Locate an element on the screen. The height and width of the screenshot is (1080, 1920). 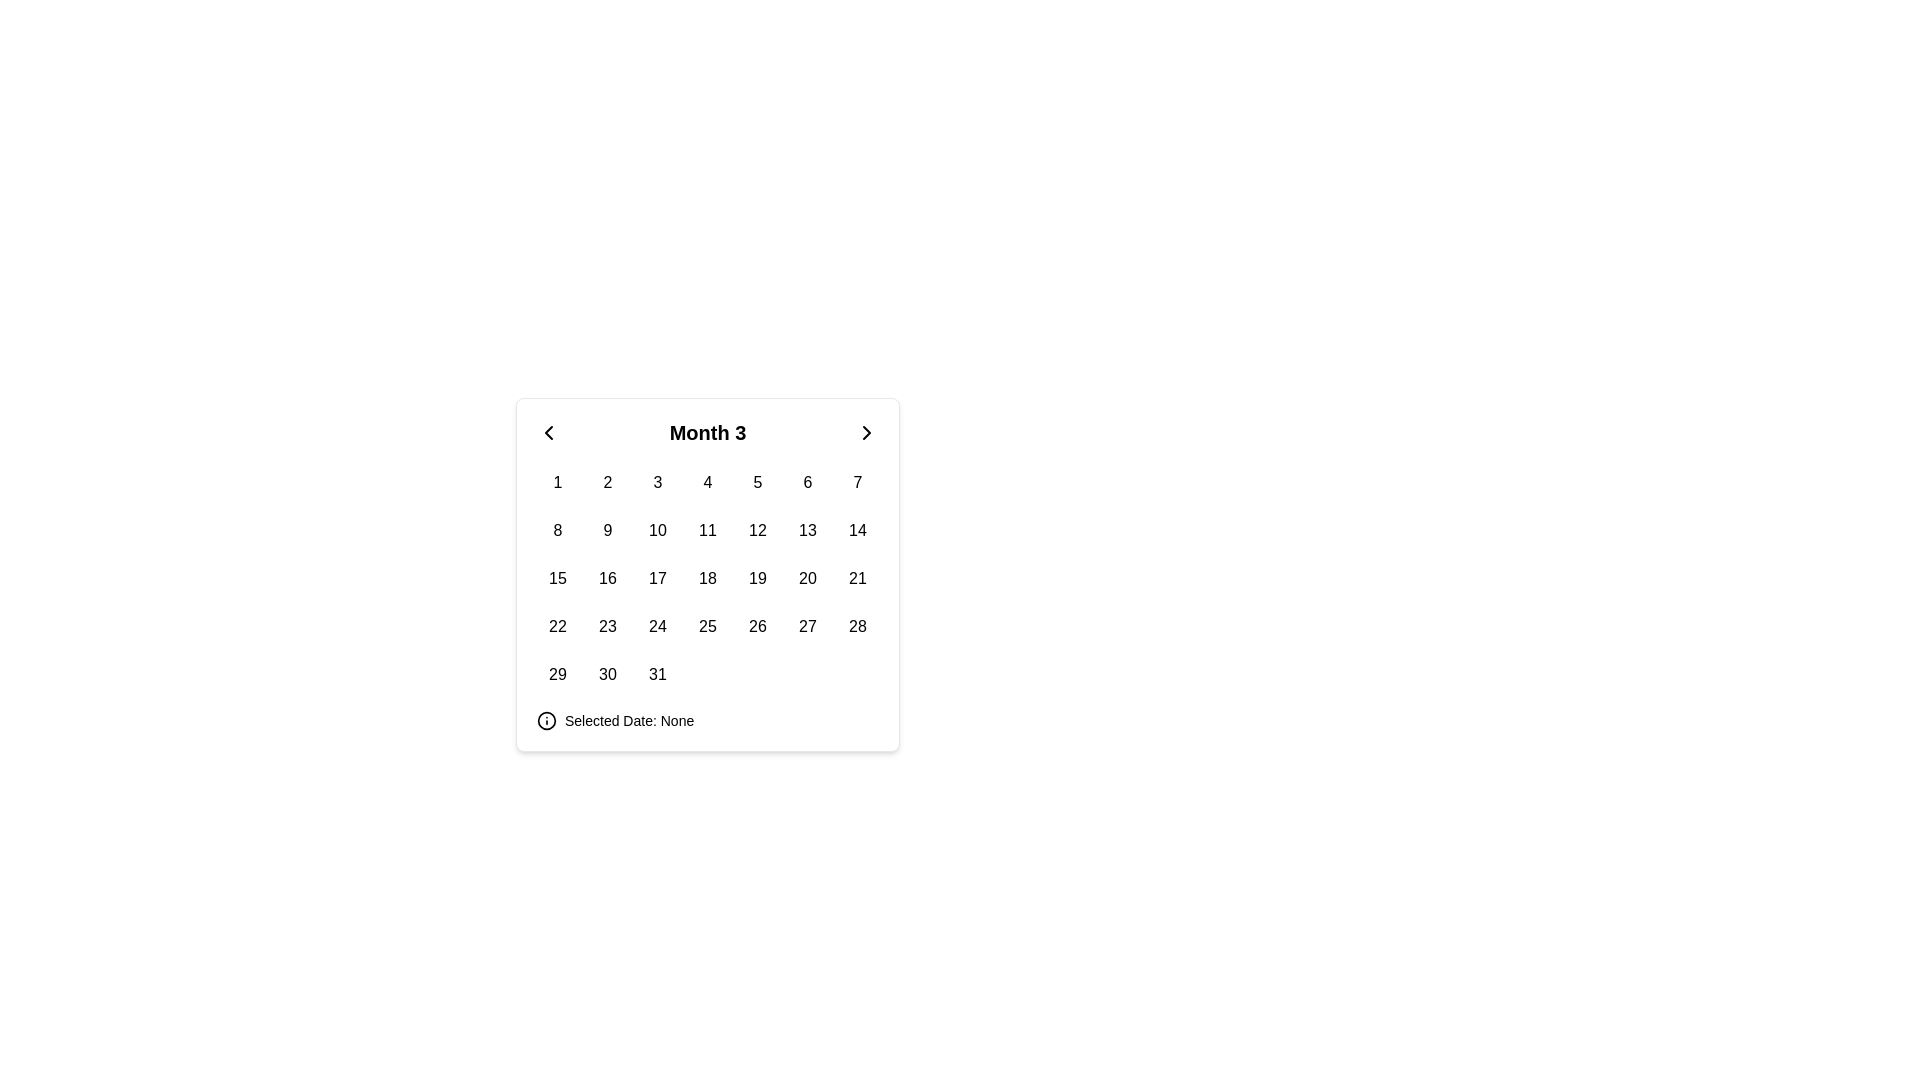
the button representing the 17th day in the calendar grid is located at coordinates (657, 578).